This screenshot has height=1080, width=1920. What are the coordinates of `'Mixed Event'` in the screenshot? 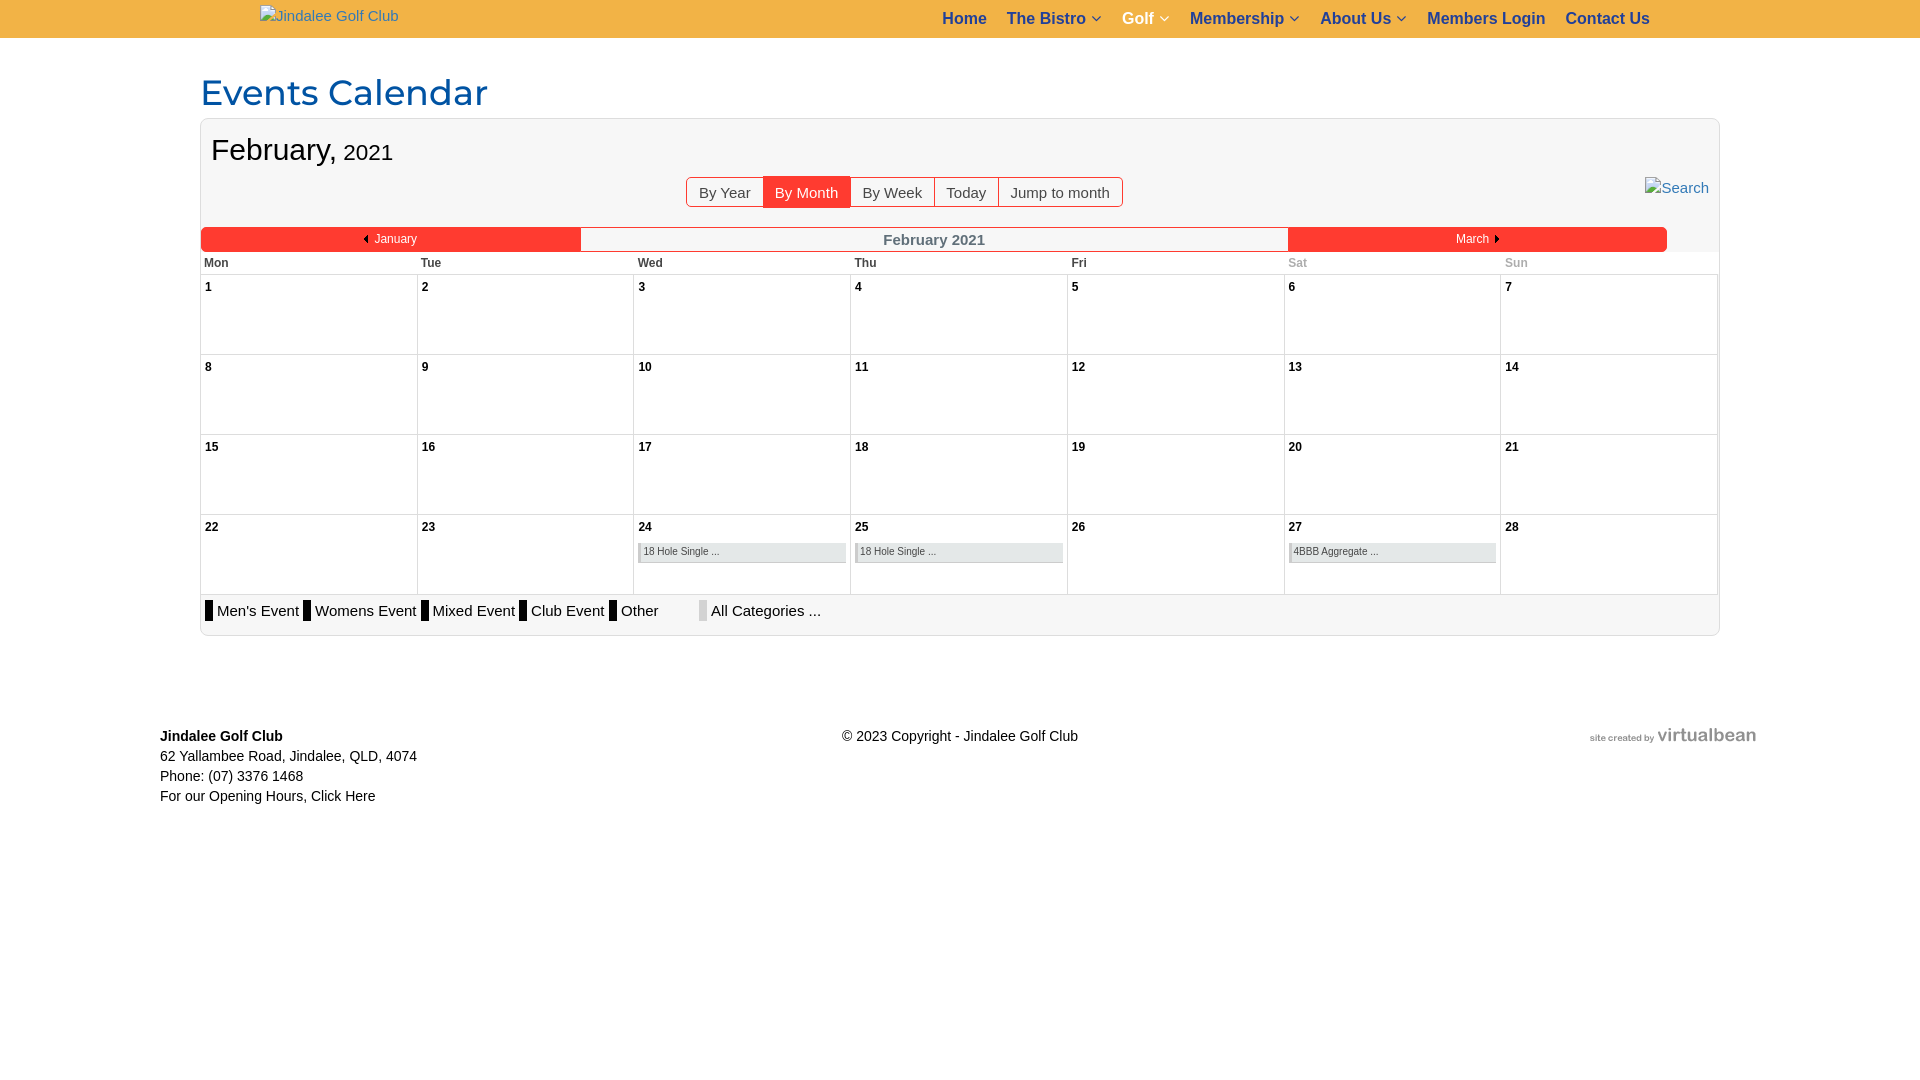 It's located at (473, 609).